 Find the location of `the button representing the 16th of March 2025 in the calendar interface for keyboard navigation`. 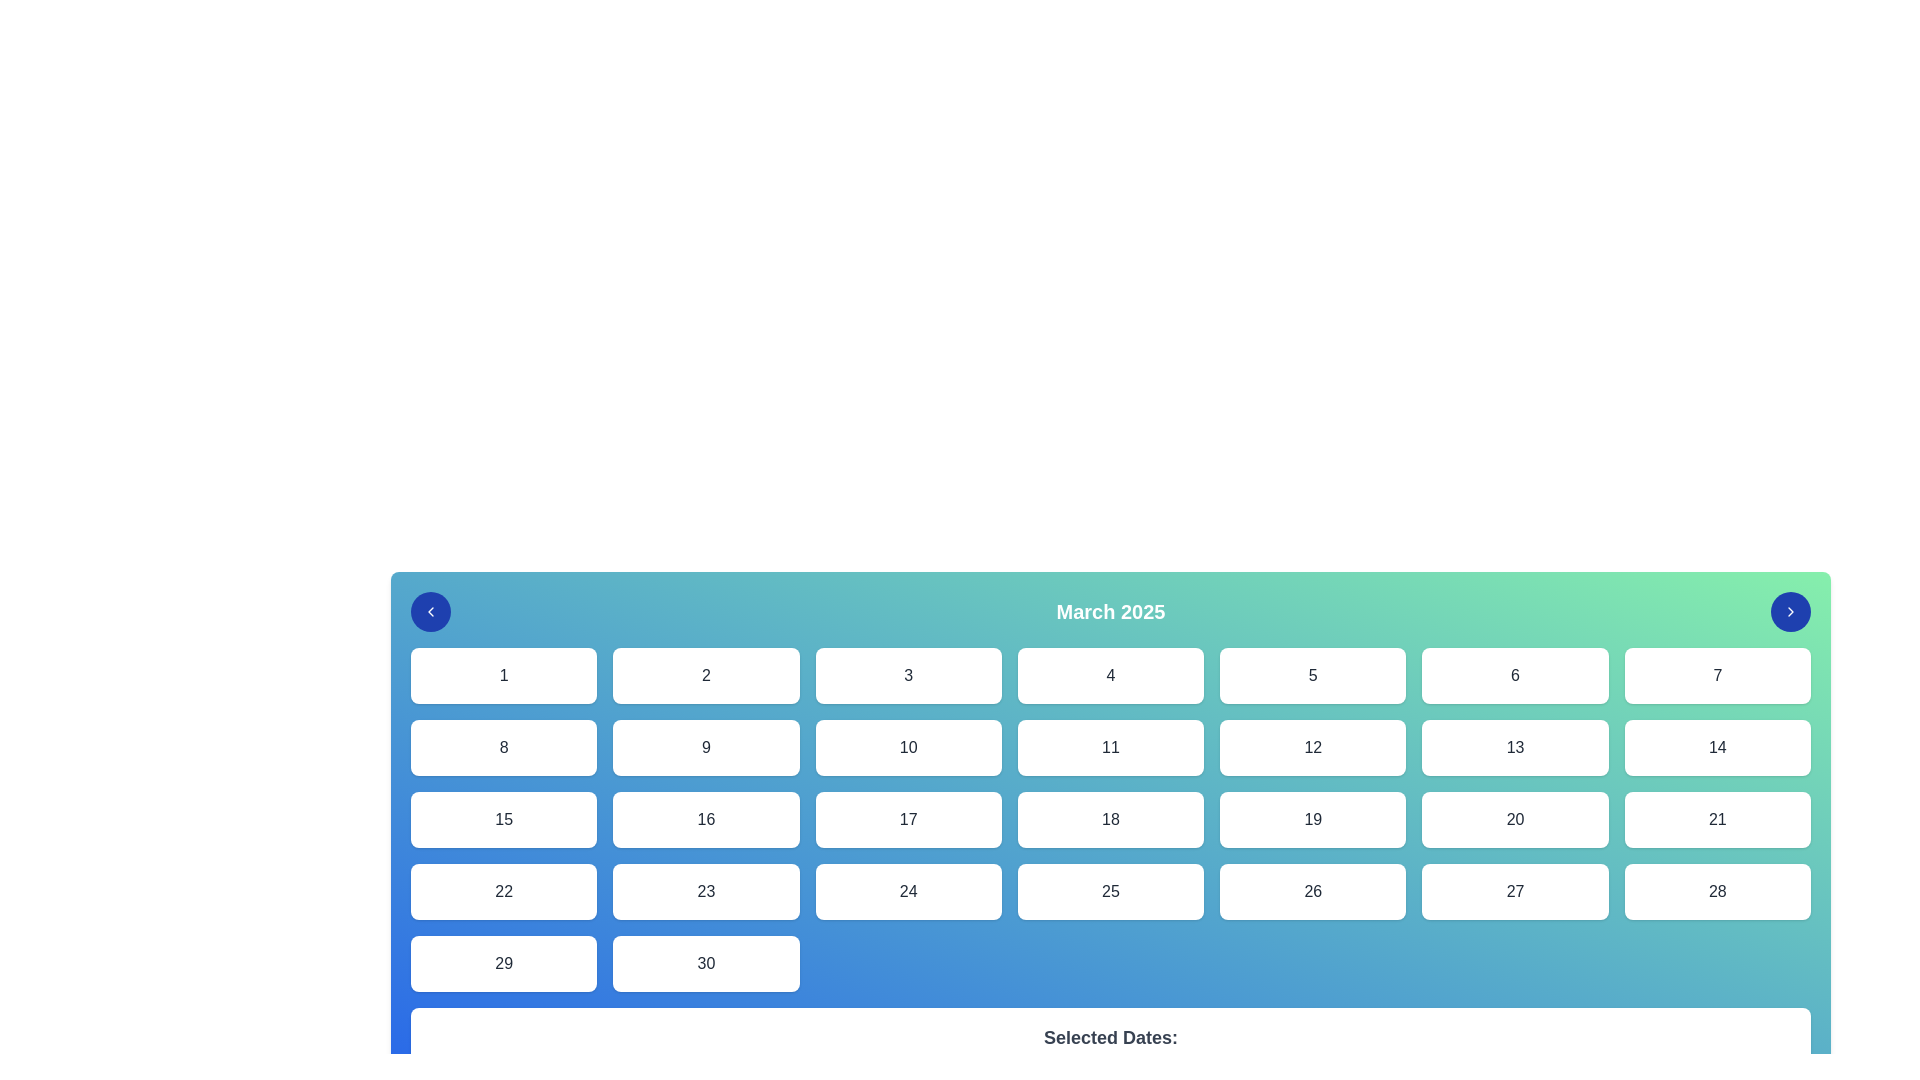

the button representing the 16th of March 2025 in the calendar interface for keyboard navigation is located at coordinates (706, 820).